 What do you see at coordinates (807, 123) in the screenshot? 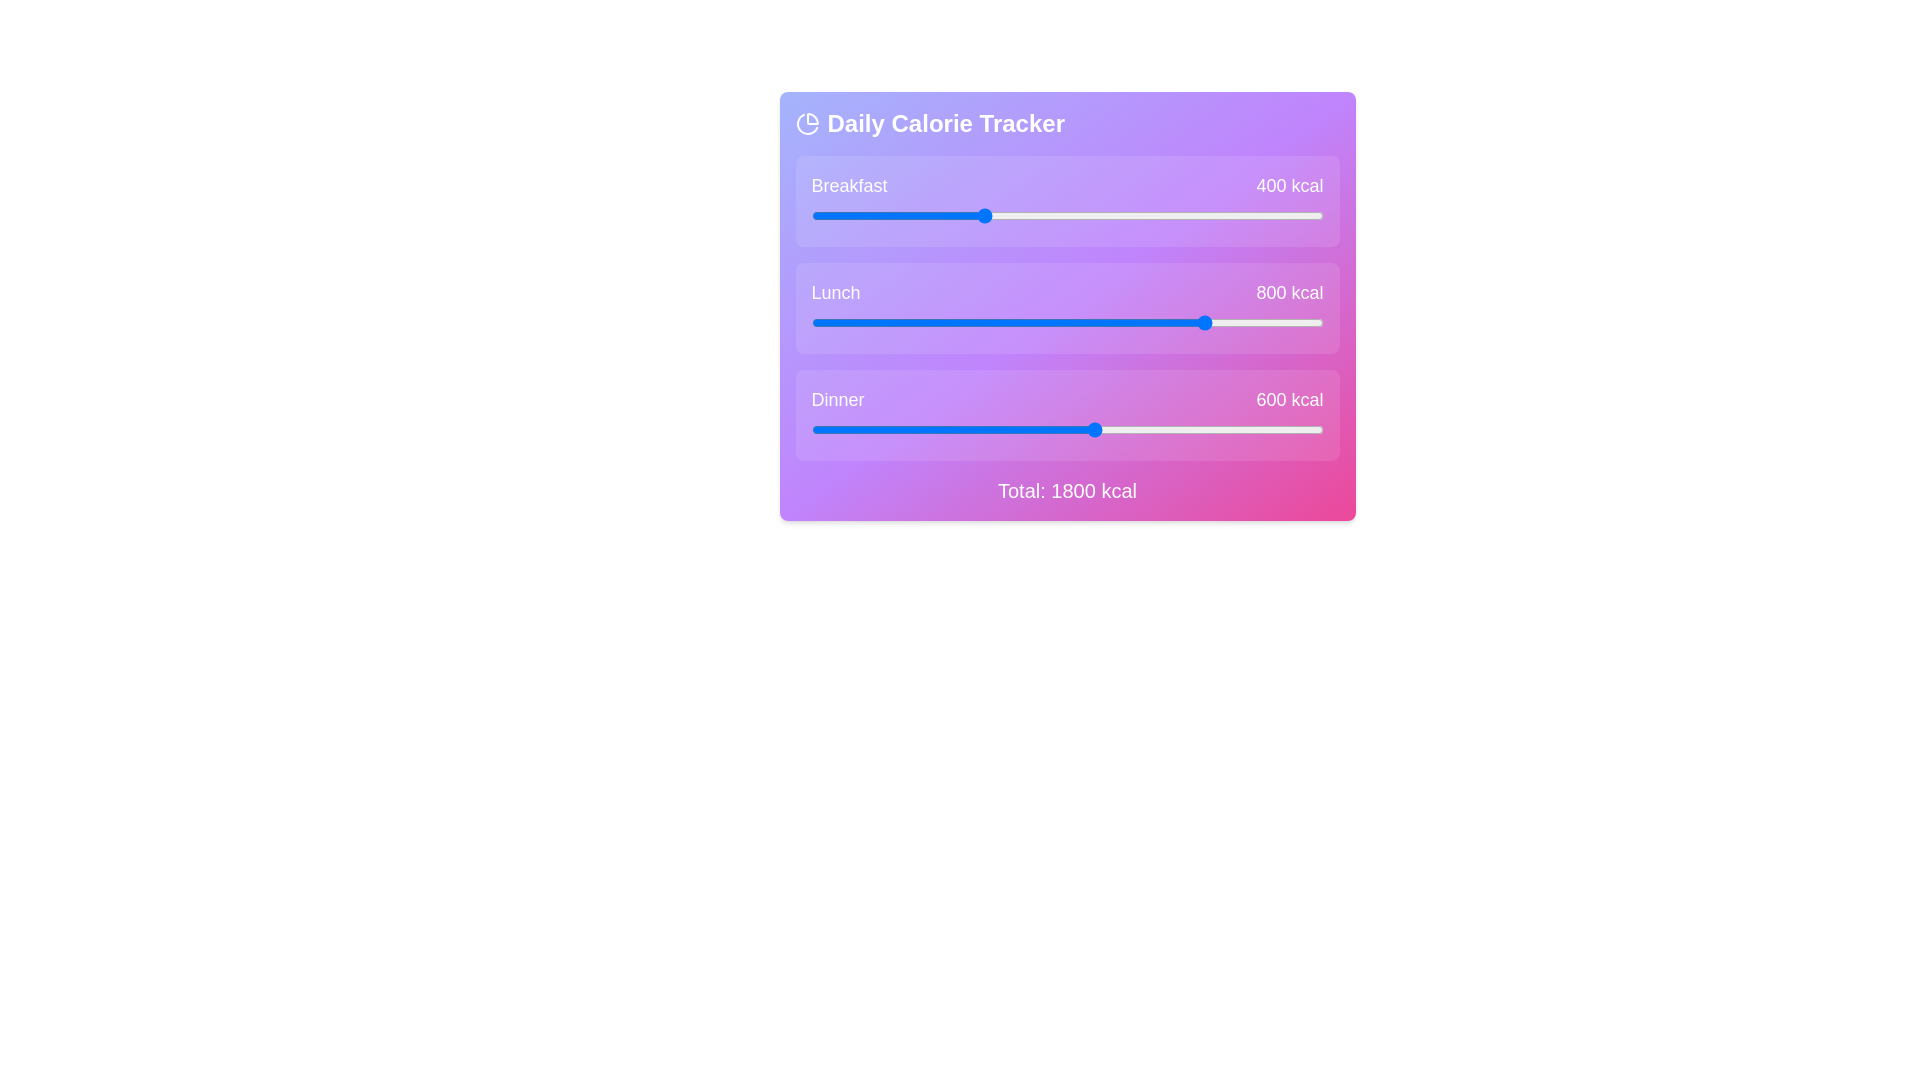
I see `the pie chart icon located in the header section of the 'Daily Calorie Tracker' panel, positioned to the left of the text 'Daily Calorie Tracker'` at bounding box center [807, 123].